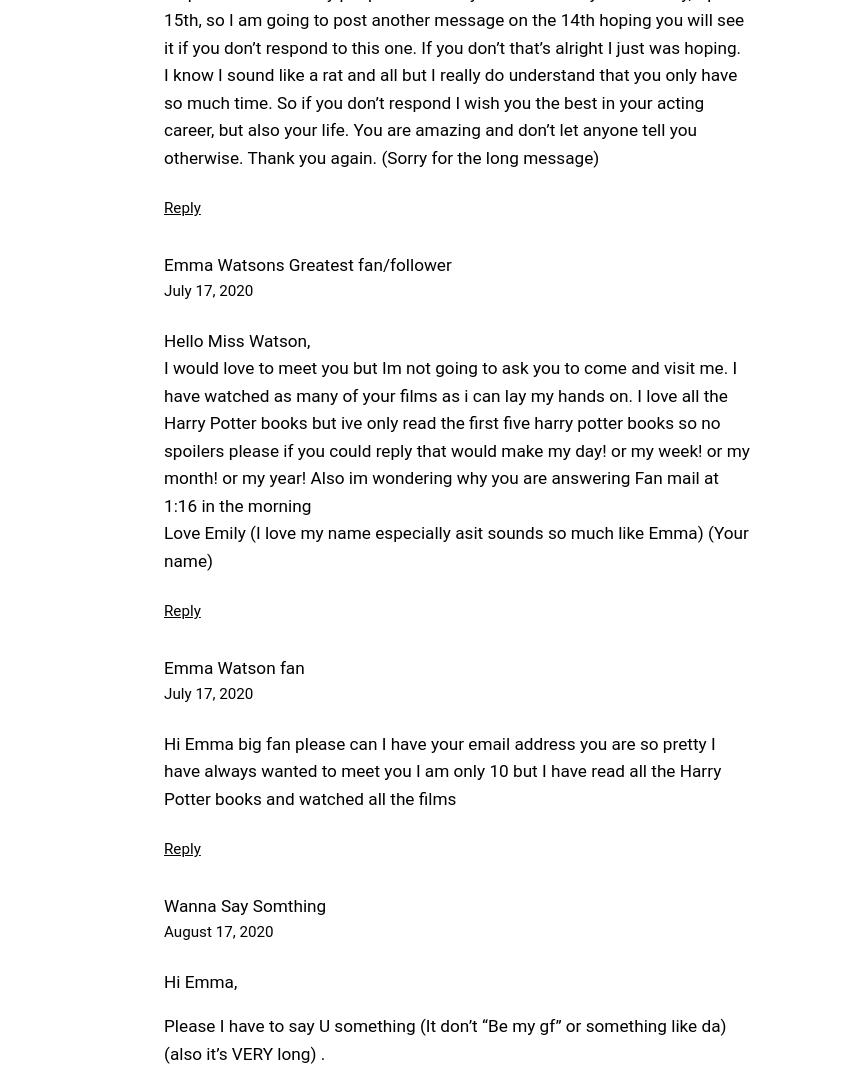  What do you see at coordinates (163, 769) in the screenshot?
I see `'Hi Emma big fan please can I have your email address you are so pretty I have always wanted to meet you I am only 10 but I have read all the Harry Potter books and watched all the films'` at bounding box center [163, 769].